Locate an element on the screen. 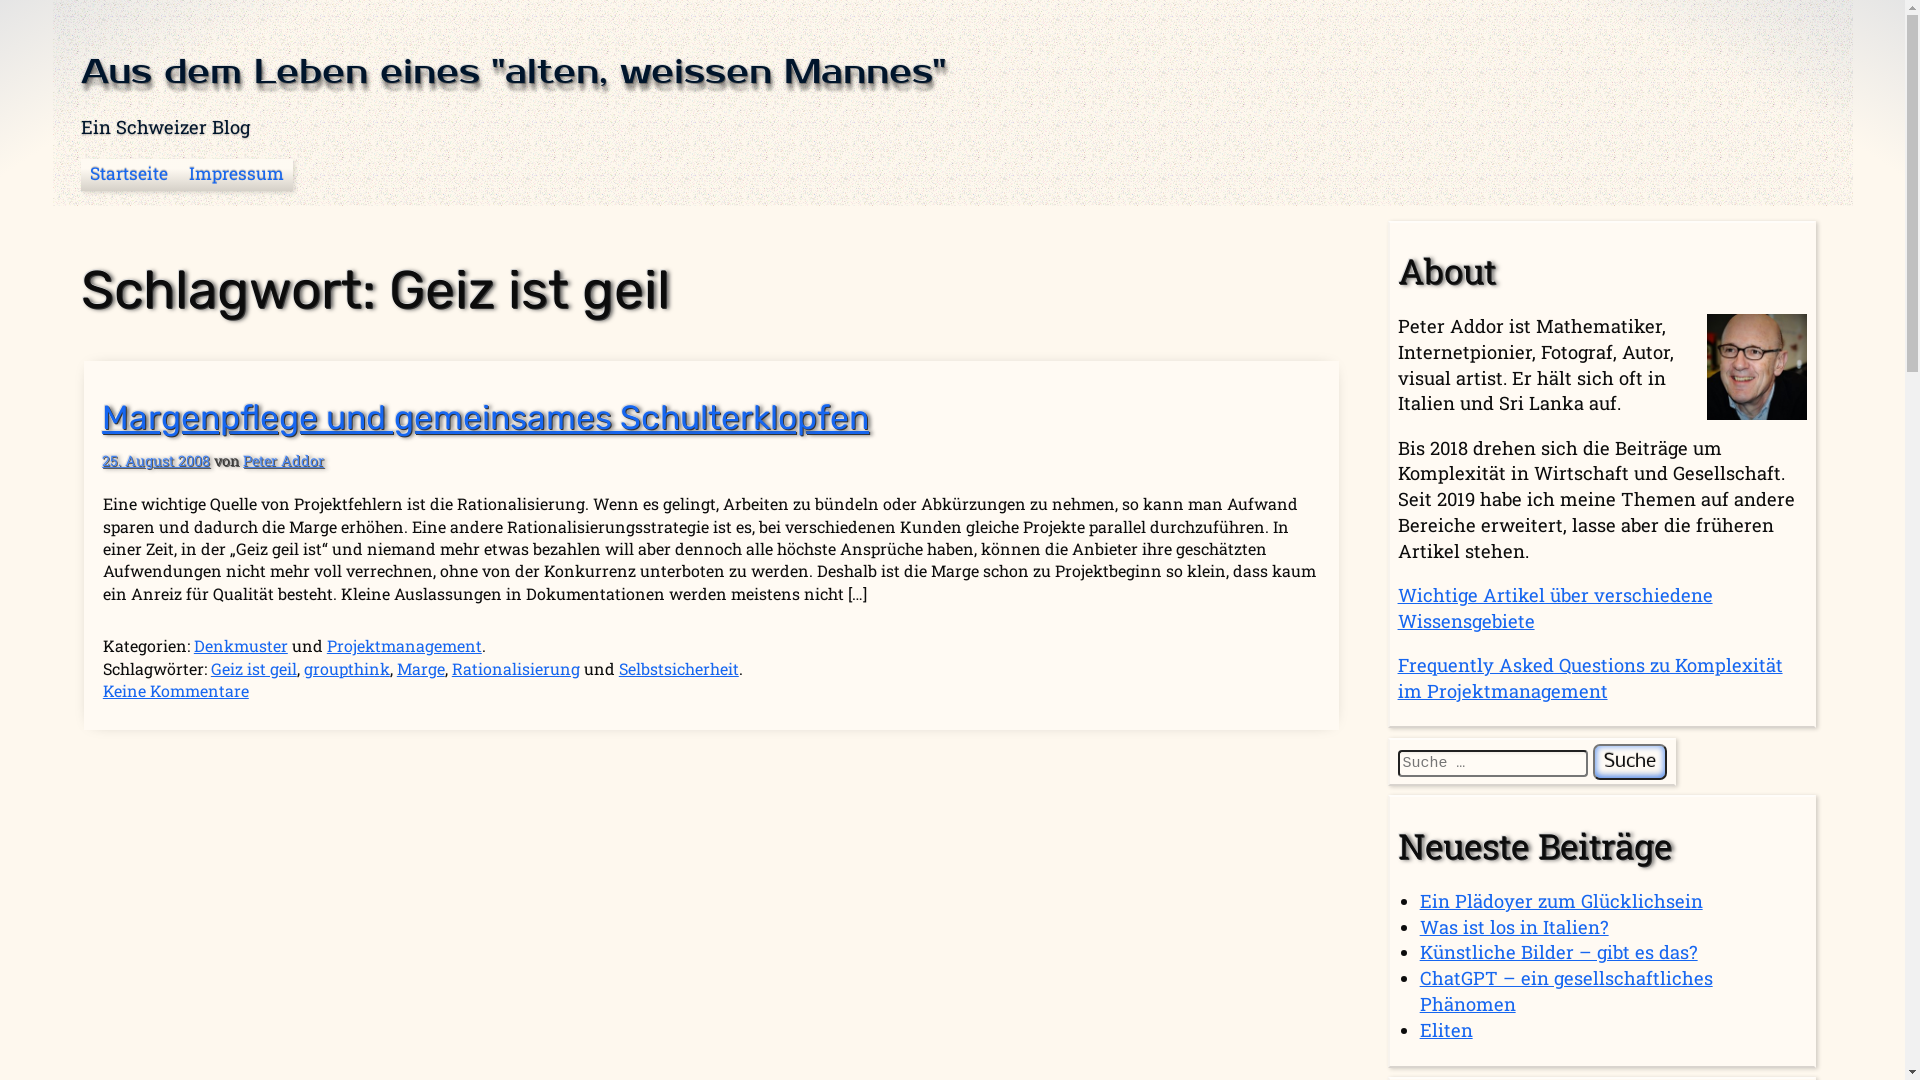 The height and width of the screenshot is (1080, 1920). 'Was ist los in Italien?' is located at coordinates (1419, 926).